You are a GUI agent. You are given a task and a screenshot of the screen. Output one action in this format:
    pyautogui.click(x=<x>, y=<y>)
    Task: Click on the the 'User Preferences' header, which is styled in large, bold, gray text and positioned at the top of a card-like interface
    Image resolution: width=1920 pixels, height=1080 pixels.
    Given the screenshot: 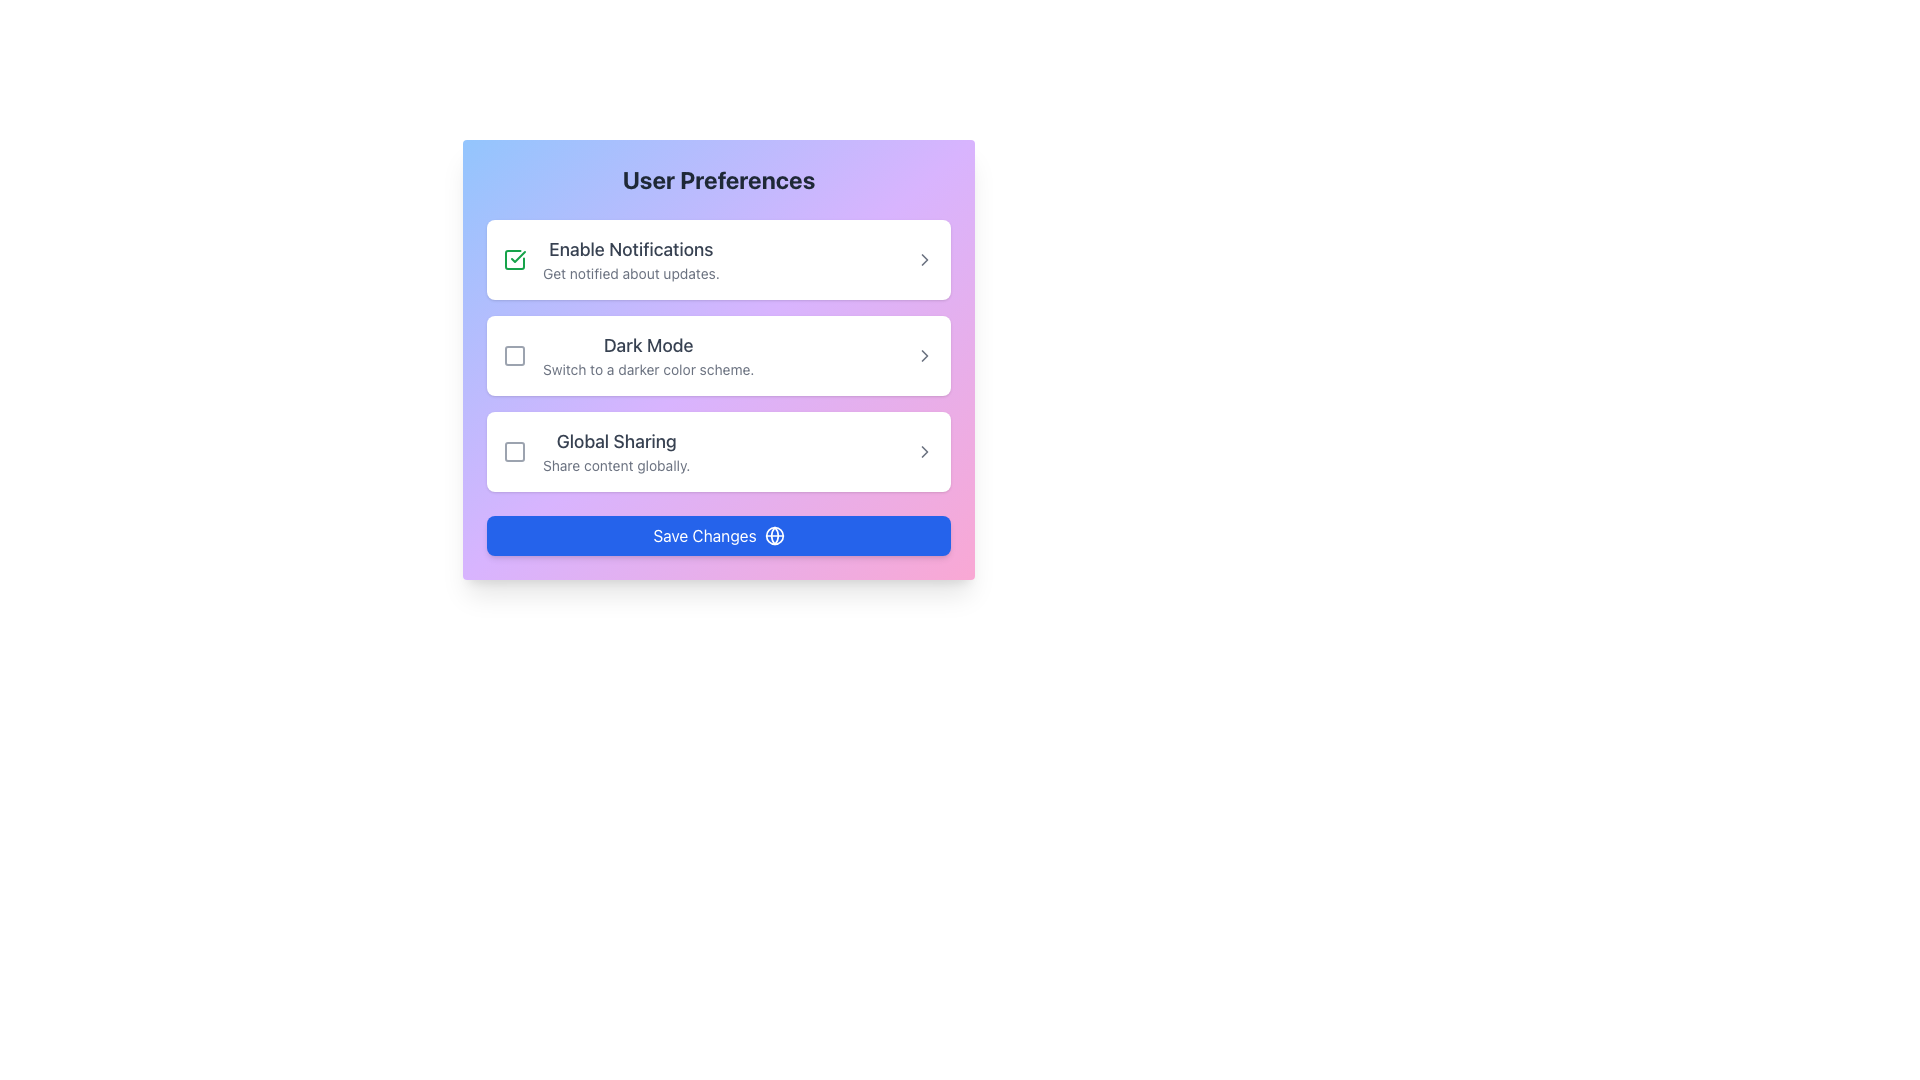 What is the action you would take?
    pyautogui.click(x=719, y=180)
    